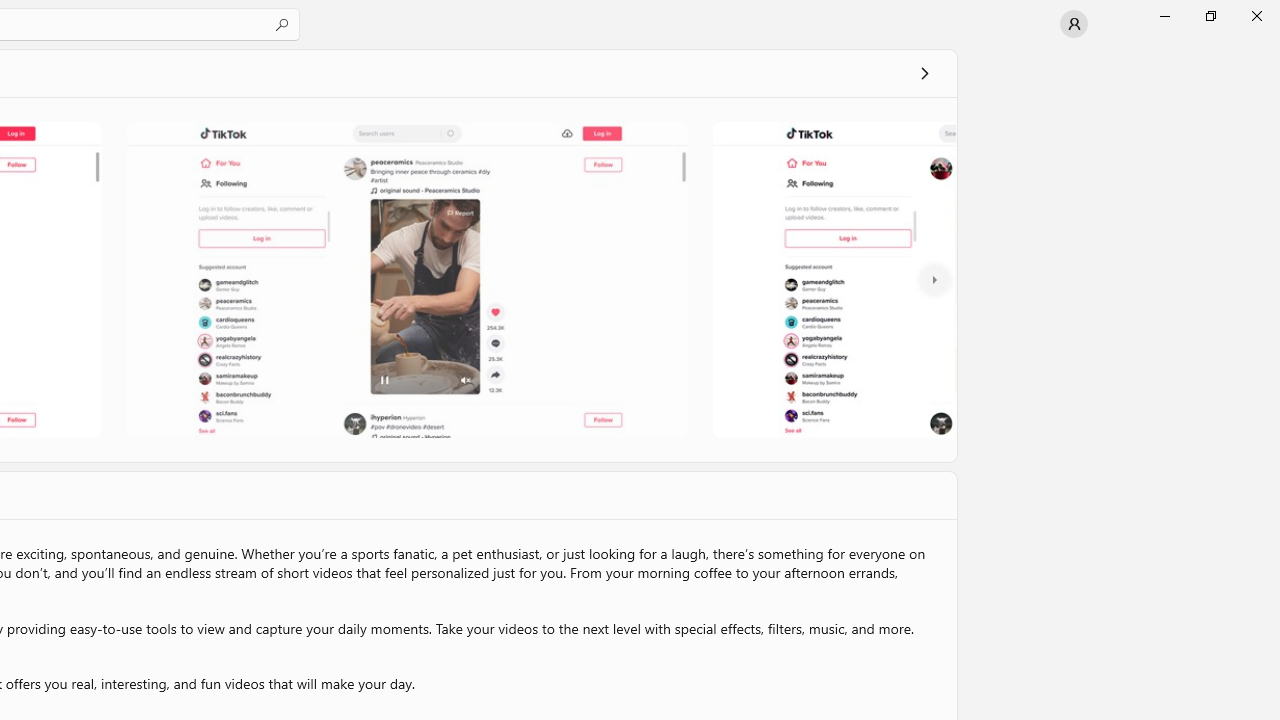  Describe the element at coordinates (1164, 15) in the screenshot. I see `'Minimize Microsoft Store'` at that location.